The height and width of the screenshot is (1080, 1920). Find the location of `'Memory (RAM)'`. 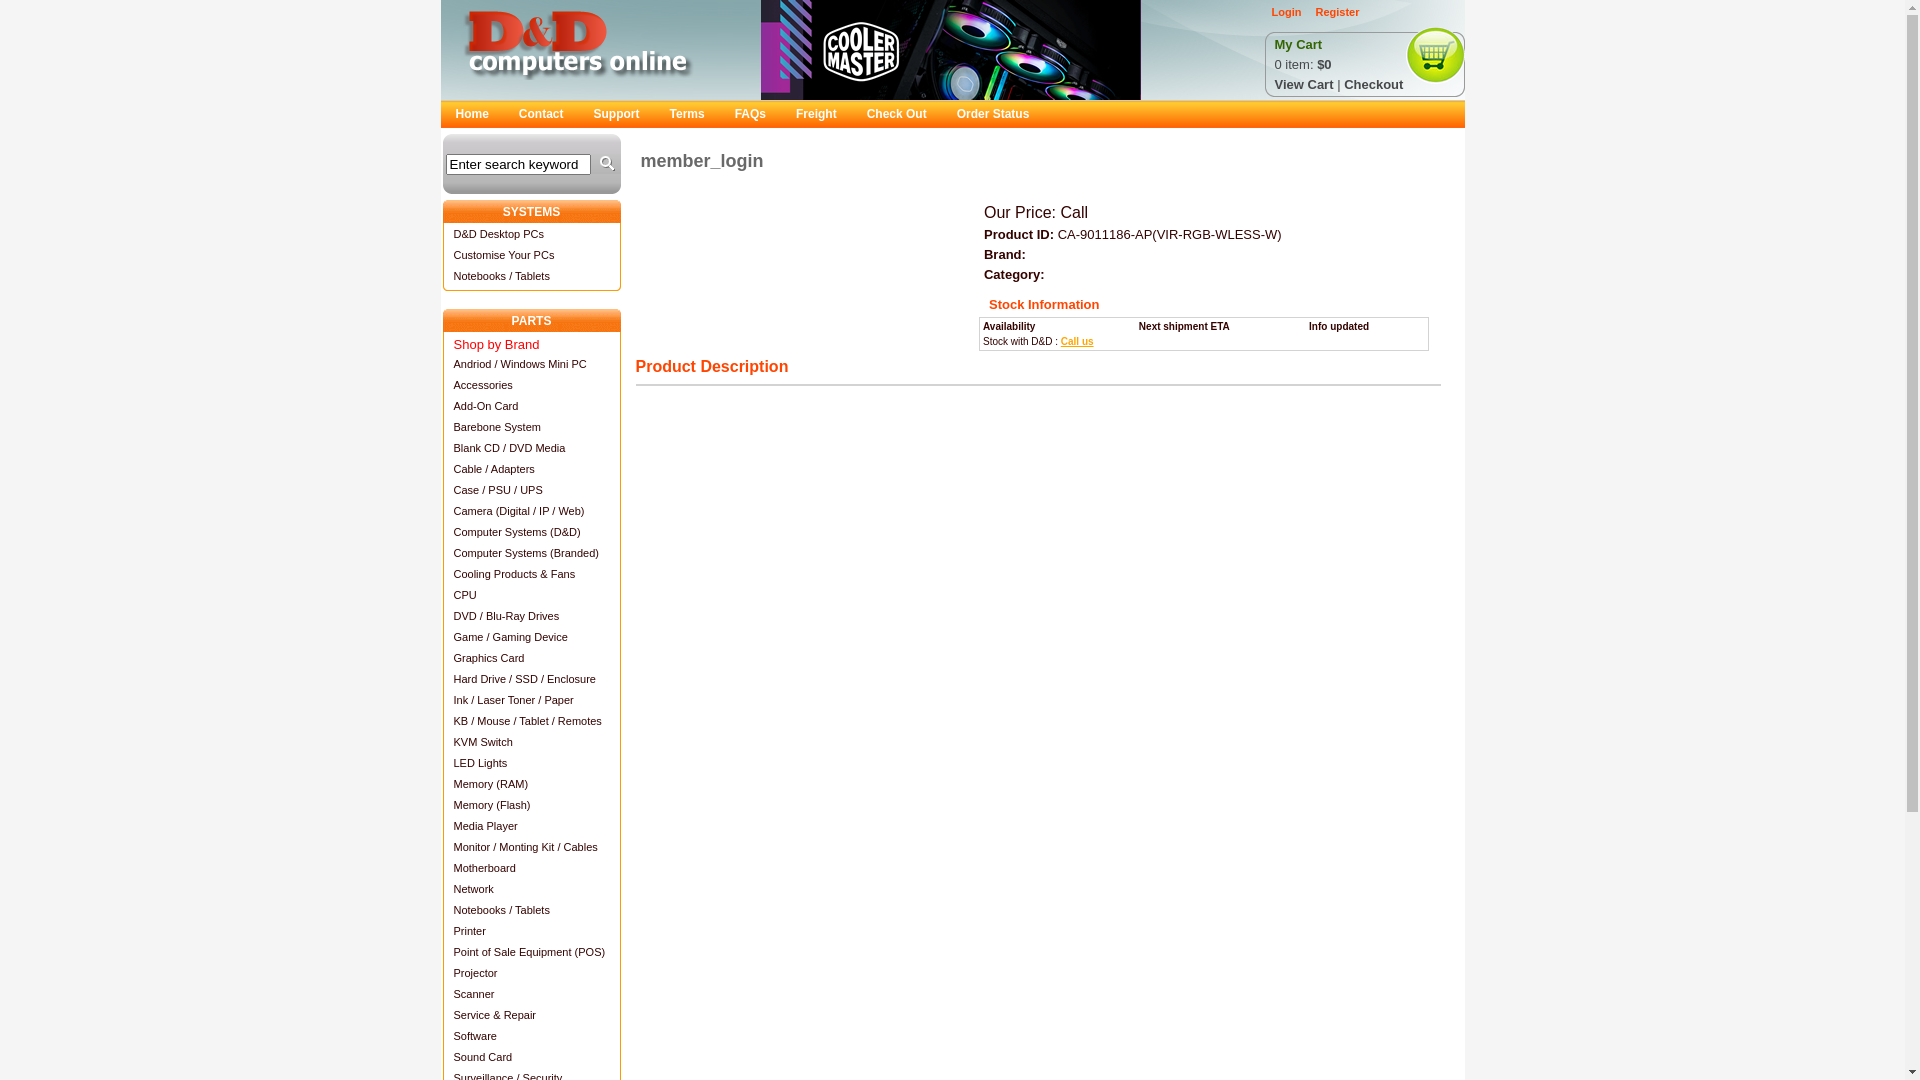

'Memory (RAM)' is located at coordinates (531, 782).